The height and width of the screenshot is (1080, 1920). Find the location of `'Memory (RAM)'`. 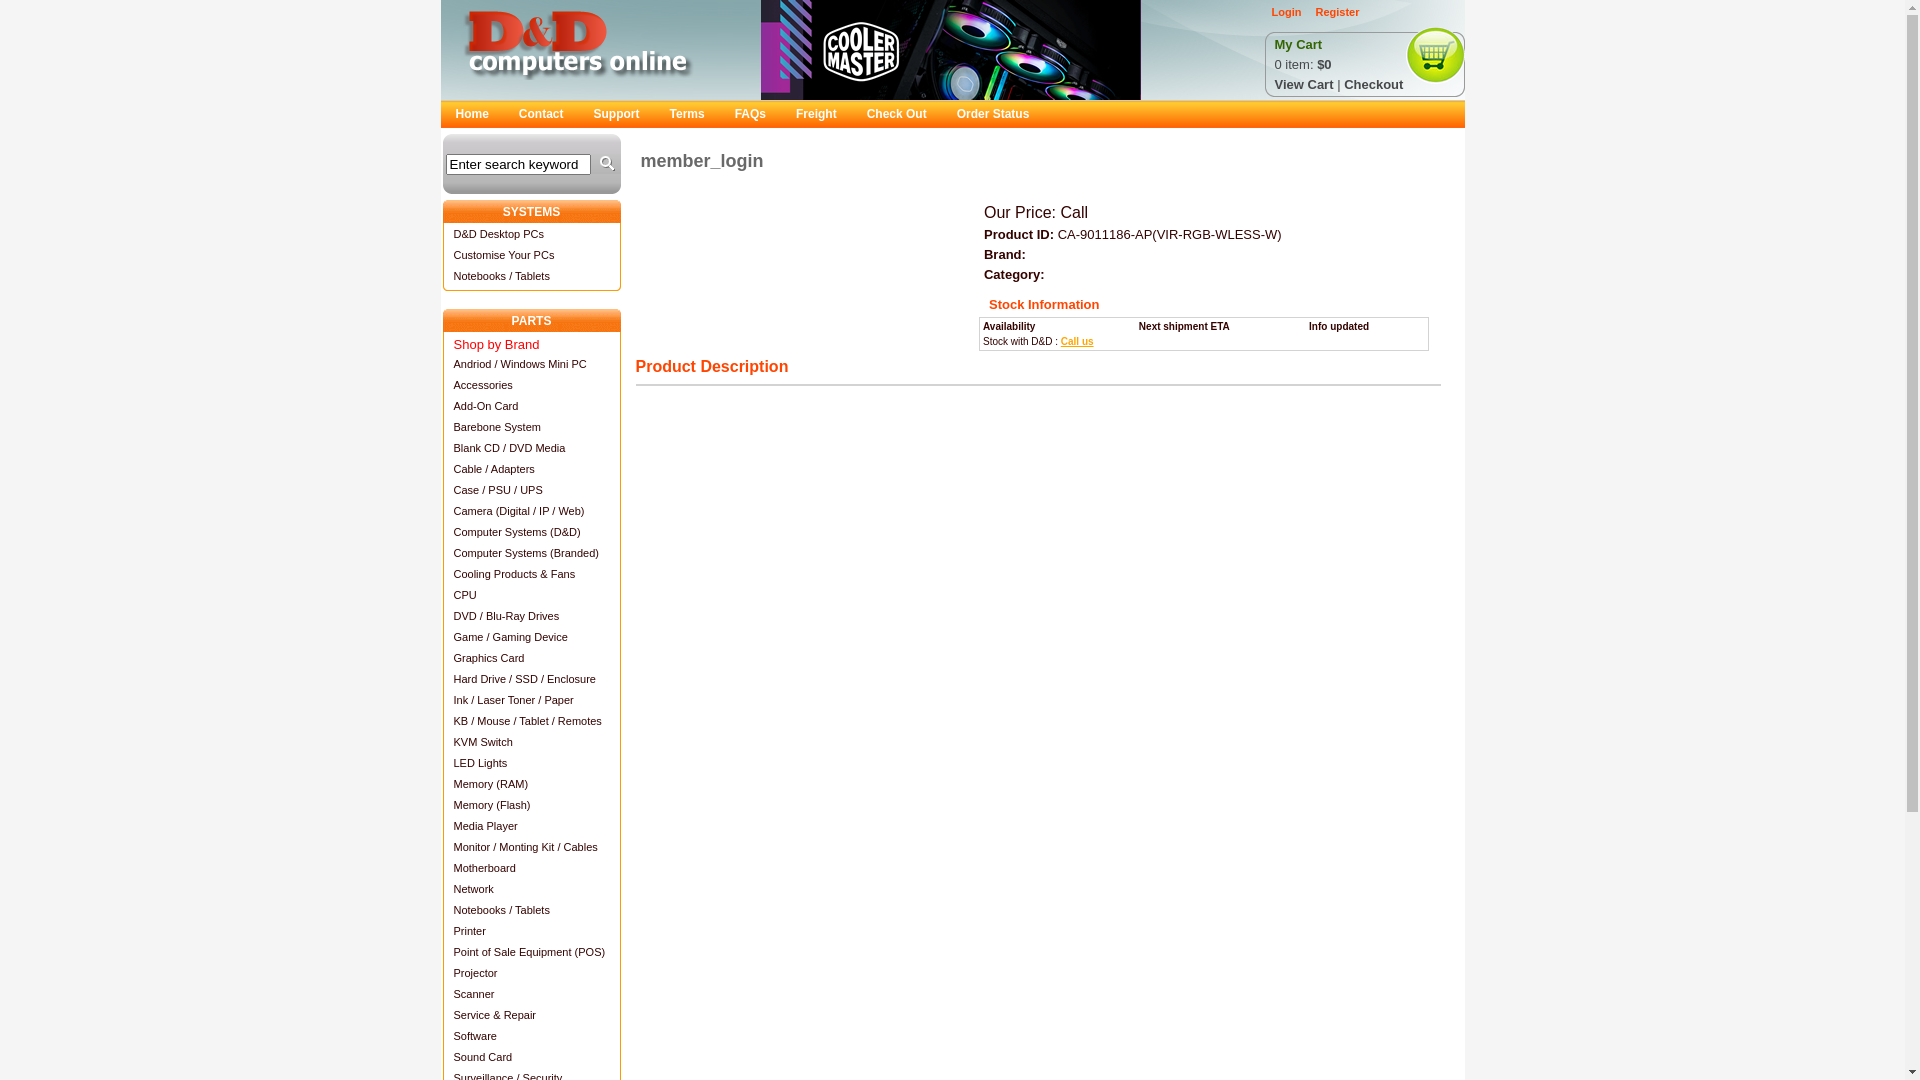

'Memory (RAM)' is located at coordinates (531, 782).